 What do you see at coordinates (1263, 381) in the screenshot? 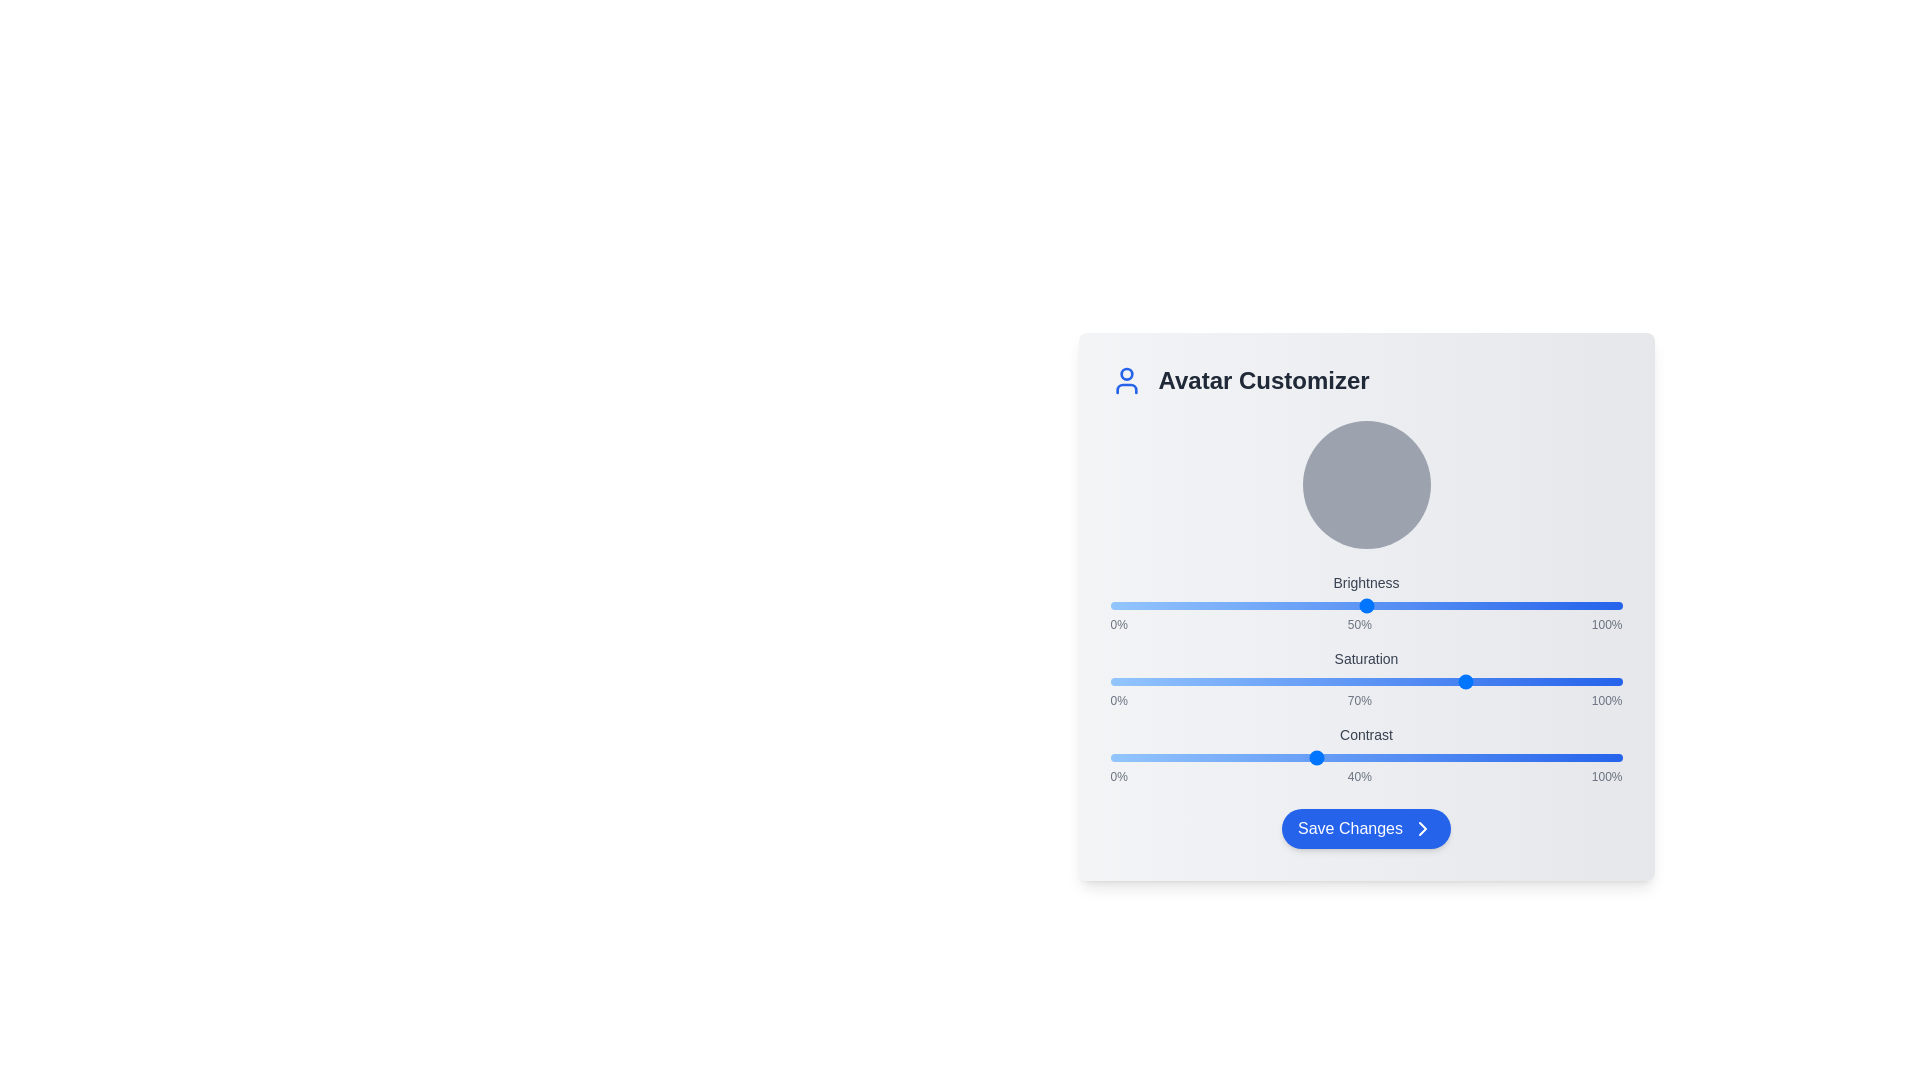
I see `the Avatar Customizer title to focus on it` at bounding box center [1263, 381].